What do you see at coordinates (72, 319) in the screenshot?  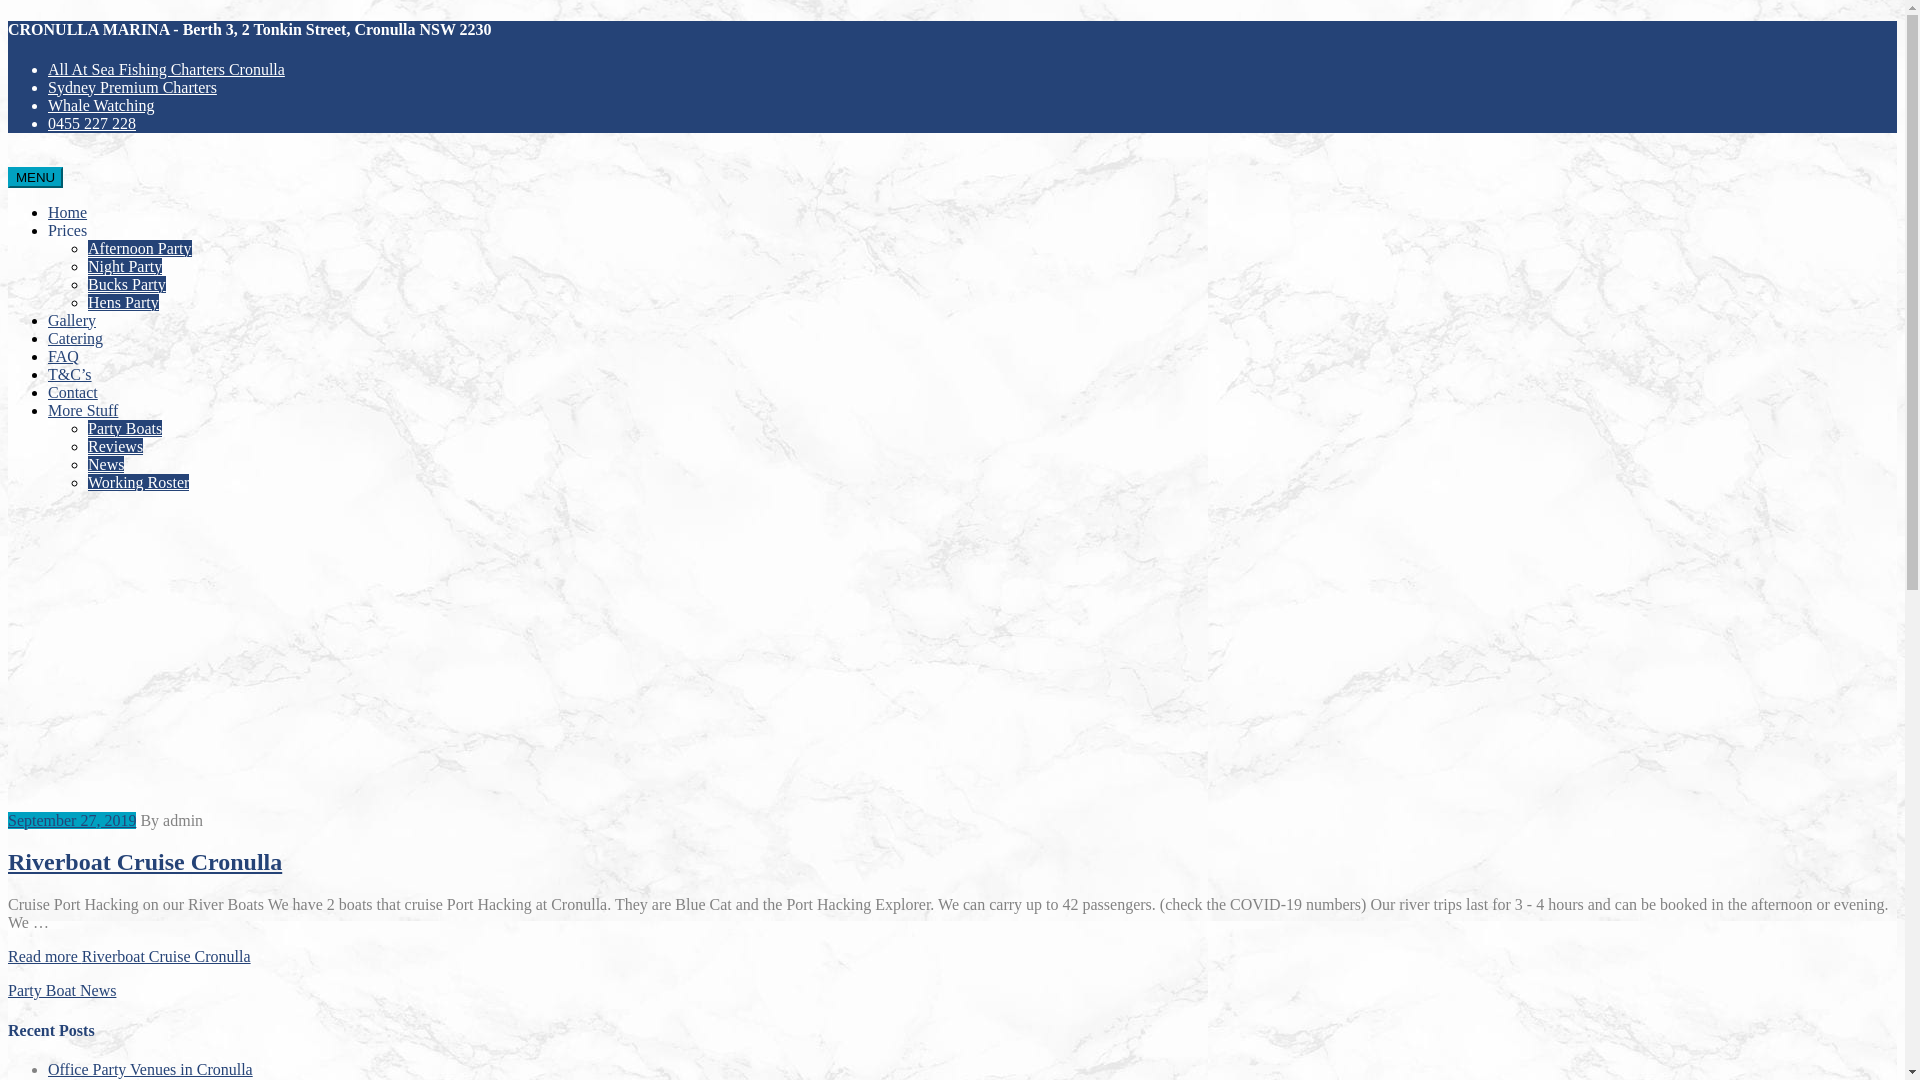 I see `'Gallery'` at bounding box center [72, 319].